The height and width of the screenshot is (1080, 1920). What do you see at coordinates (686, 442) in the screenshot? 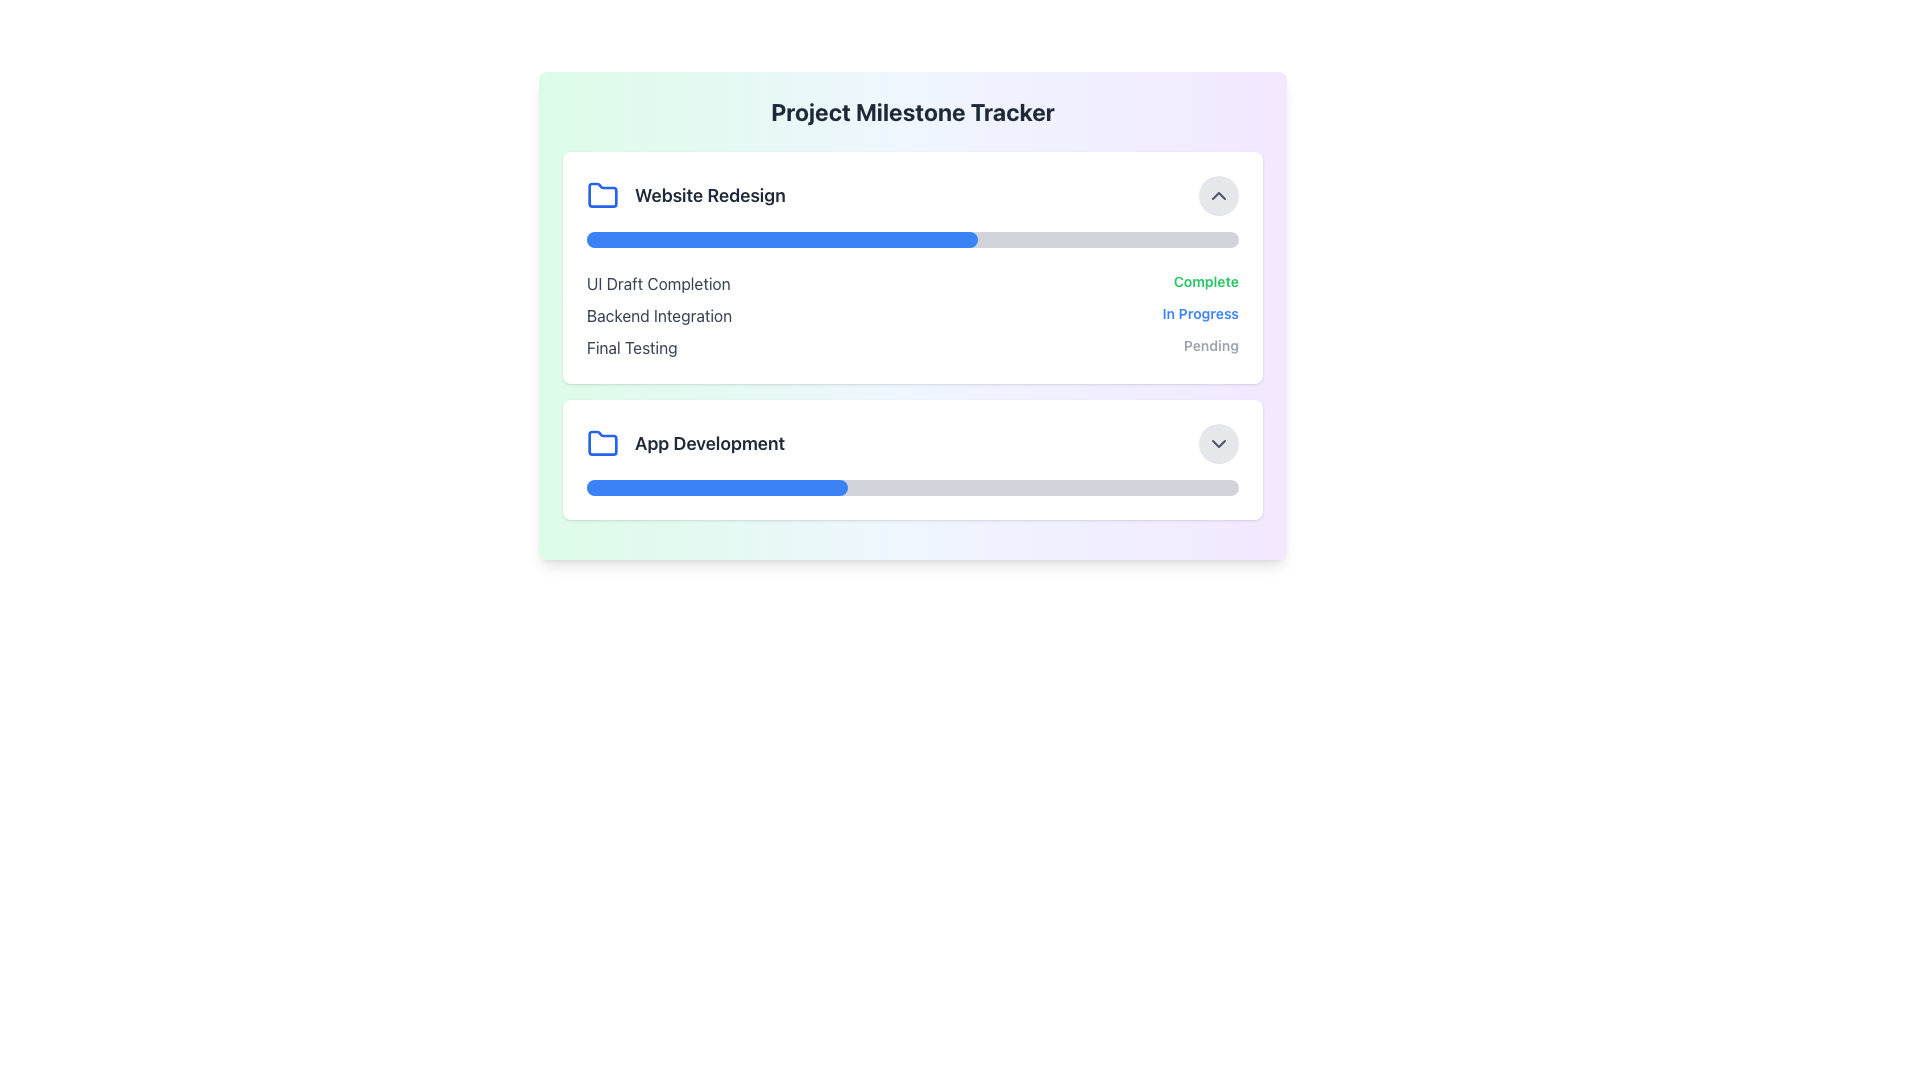
I see `the Composite UI component consisting of a blue folder icon and the text 'App Development'` at bounding box center [686, 442].